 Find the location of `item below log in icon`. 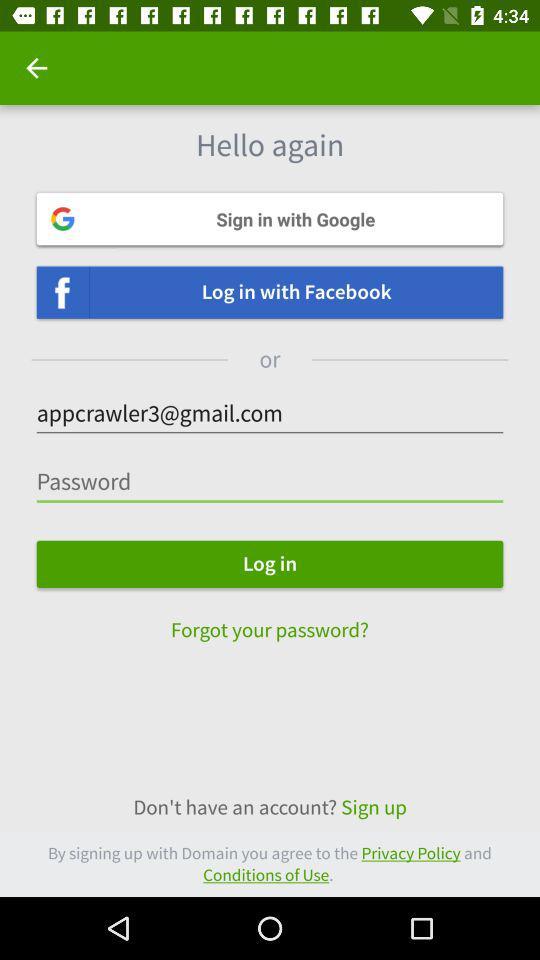

item below log in icon is located at coordinates (270, 619).